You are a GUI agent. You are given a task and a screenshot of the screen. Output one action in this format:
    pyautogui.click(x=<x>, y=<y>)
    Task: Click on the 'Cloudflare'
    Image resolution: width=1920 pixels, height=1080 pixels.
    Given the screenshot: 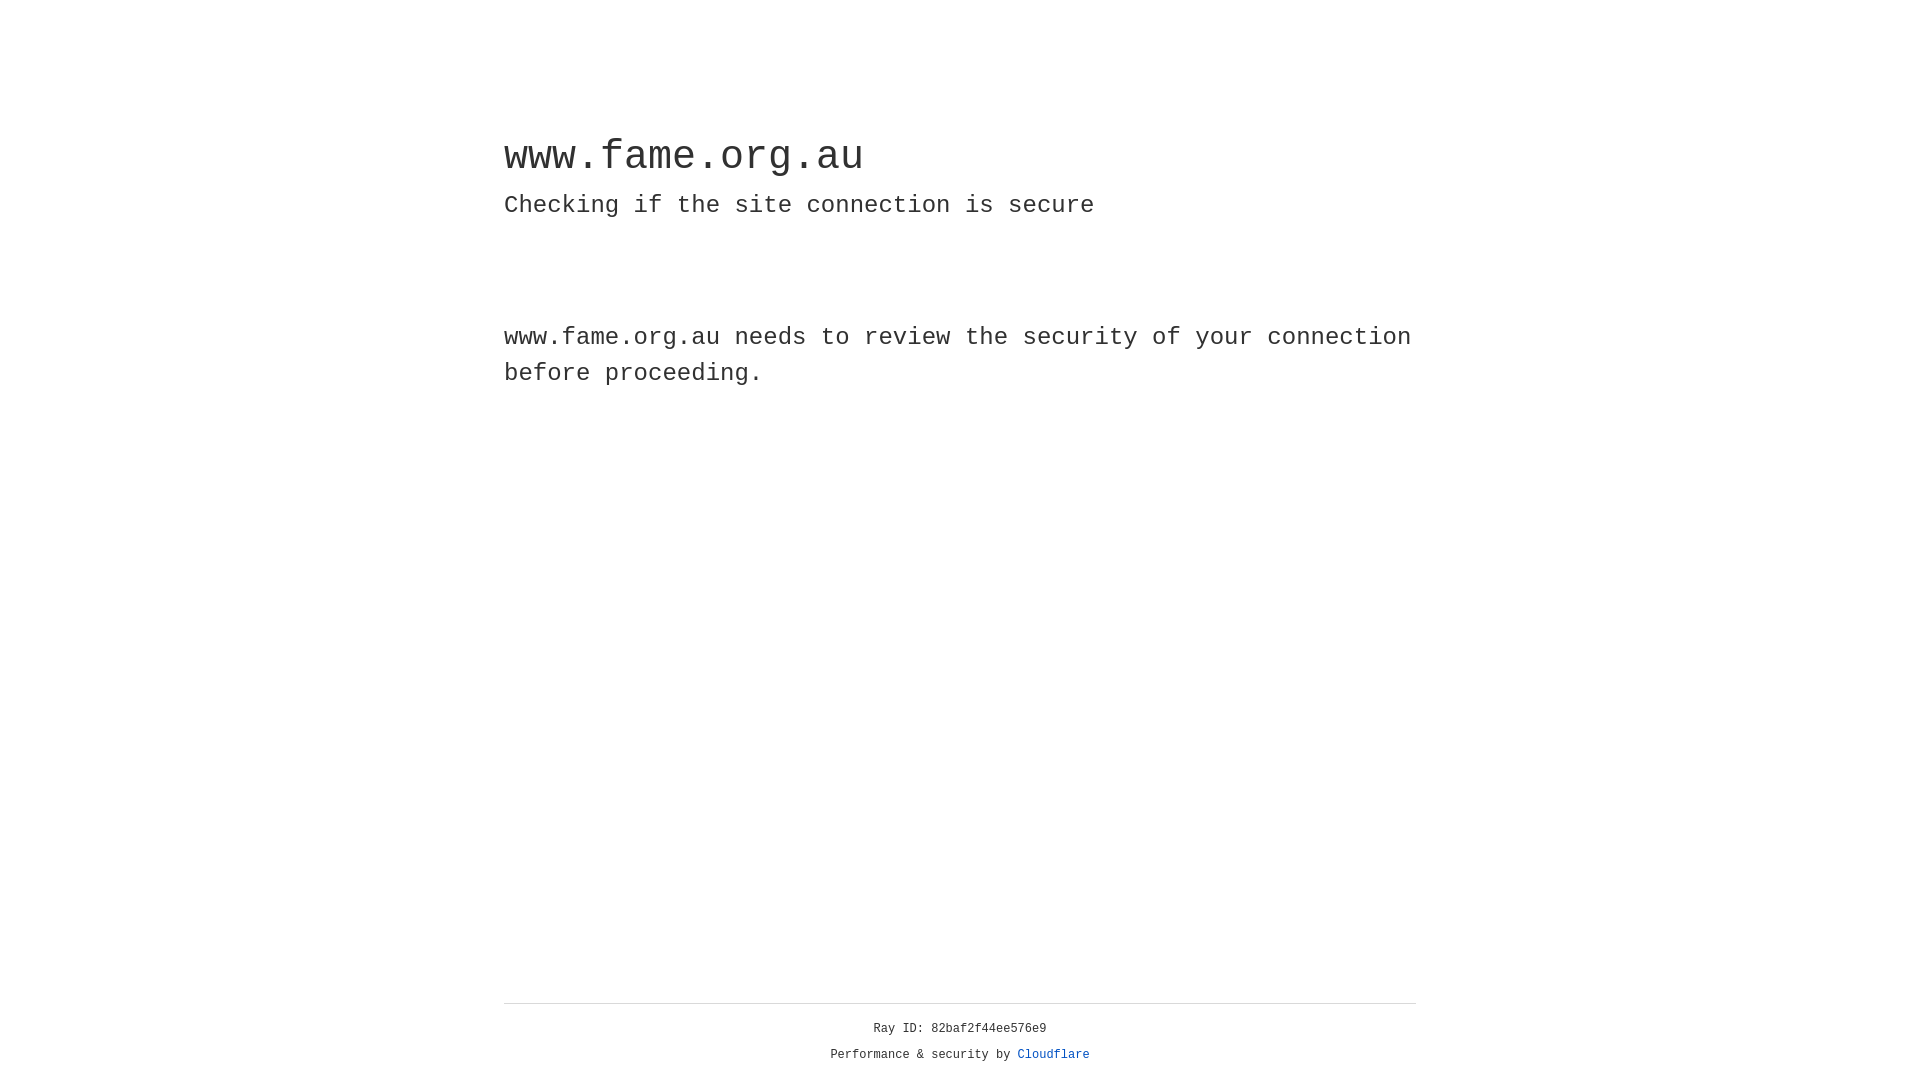 What is the action you would take?
    pyautogui.click(x=1017, y=1054)
    